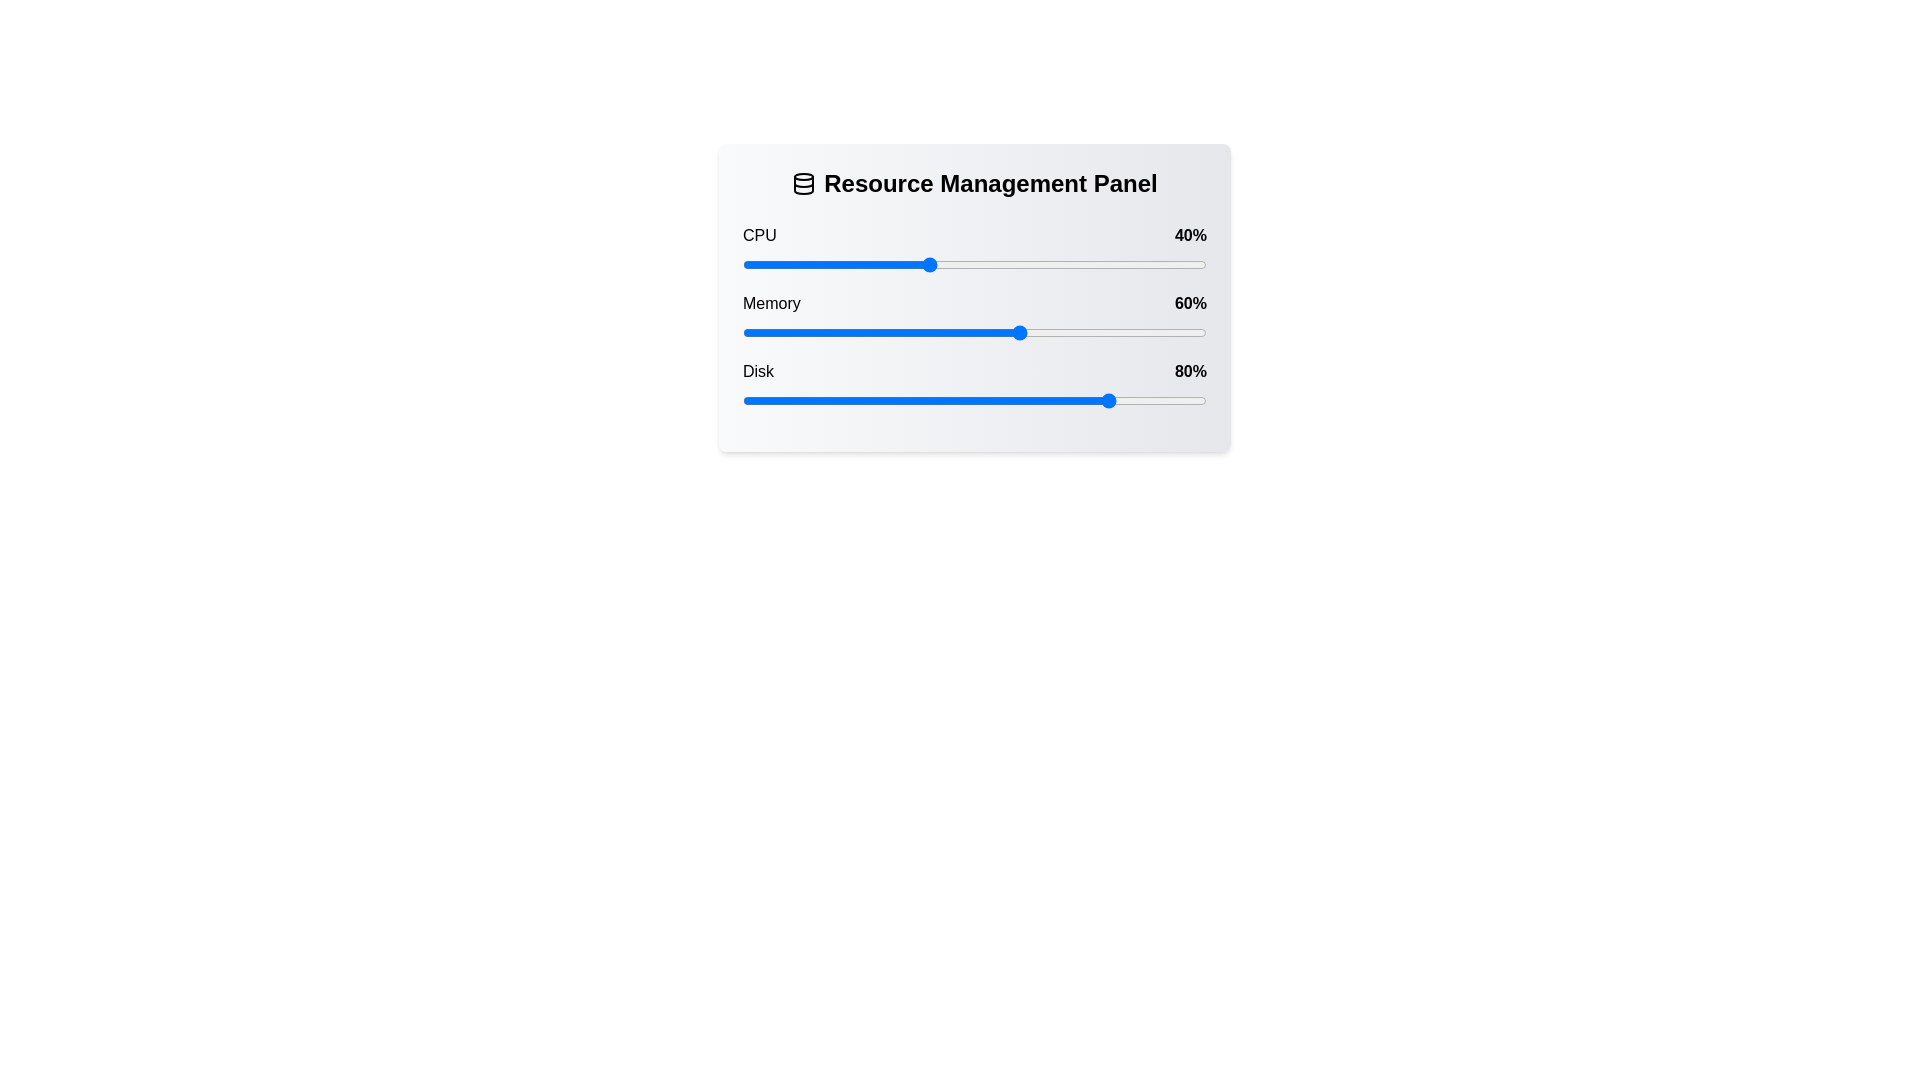 The width and height of the screenshot is (1920, 1080). What do you see at coordinates (868, 401) in the screenshot?
I see `the Disk slider to set its value to 27%` at bounding box center [868, 401].